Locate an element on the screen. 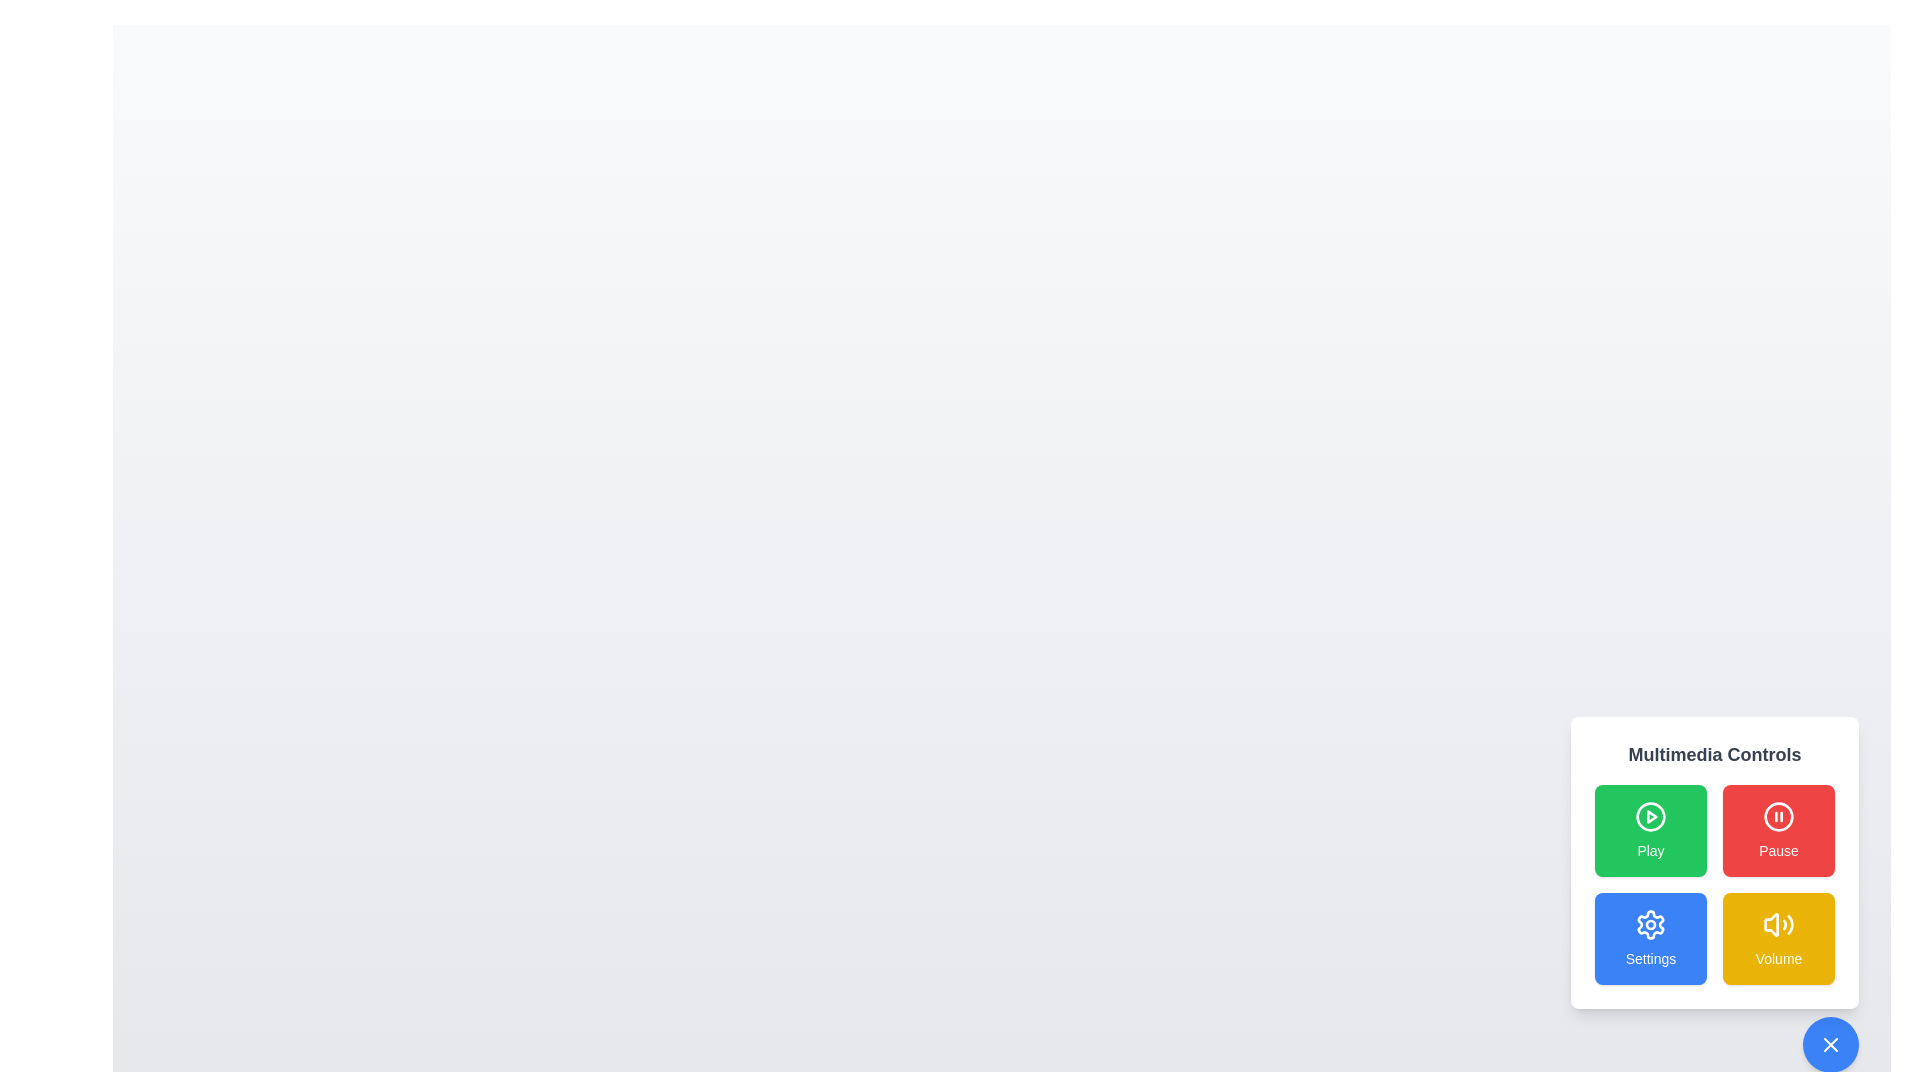  text label 'Play' located at the bottom-center of the green button with a circular play icon above it is located at coordinates (1651, 851).